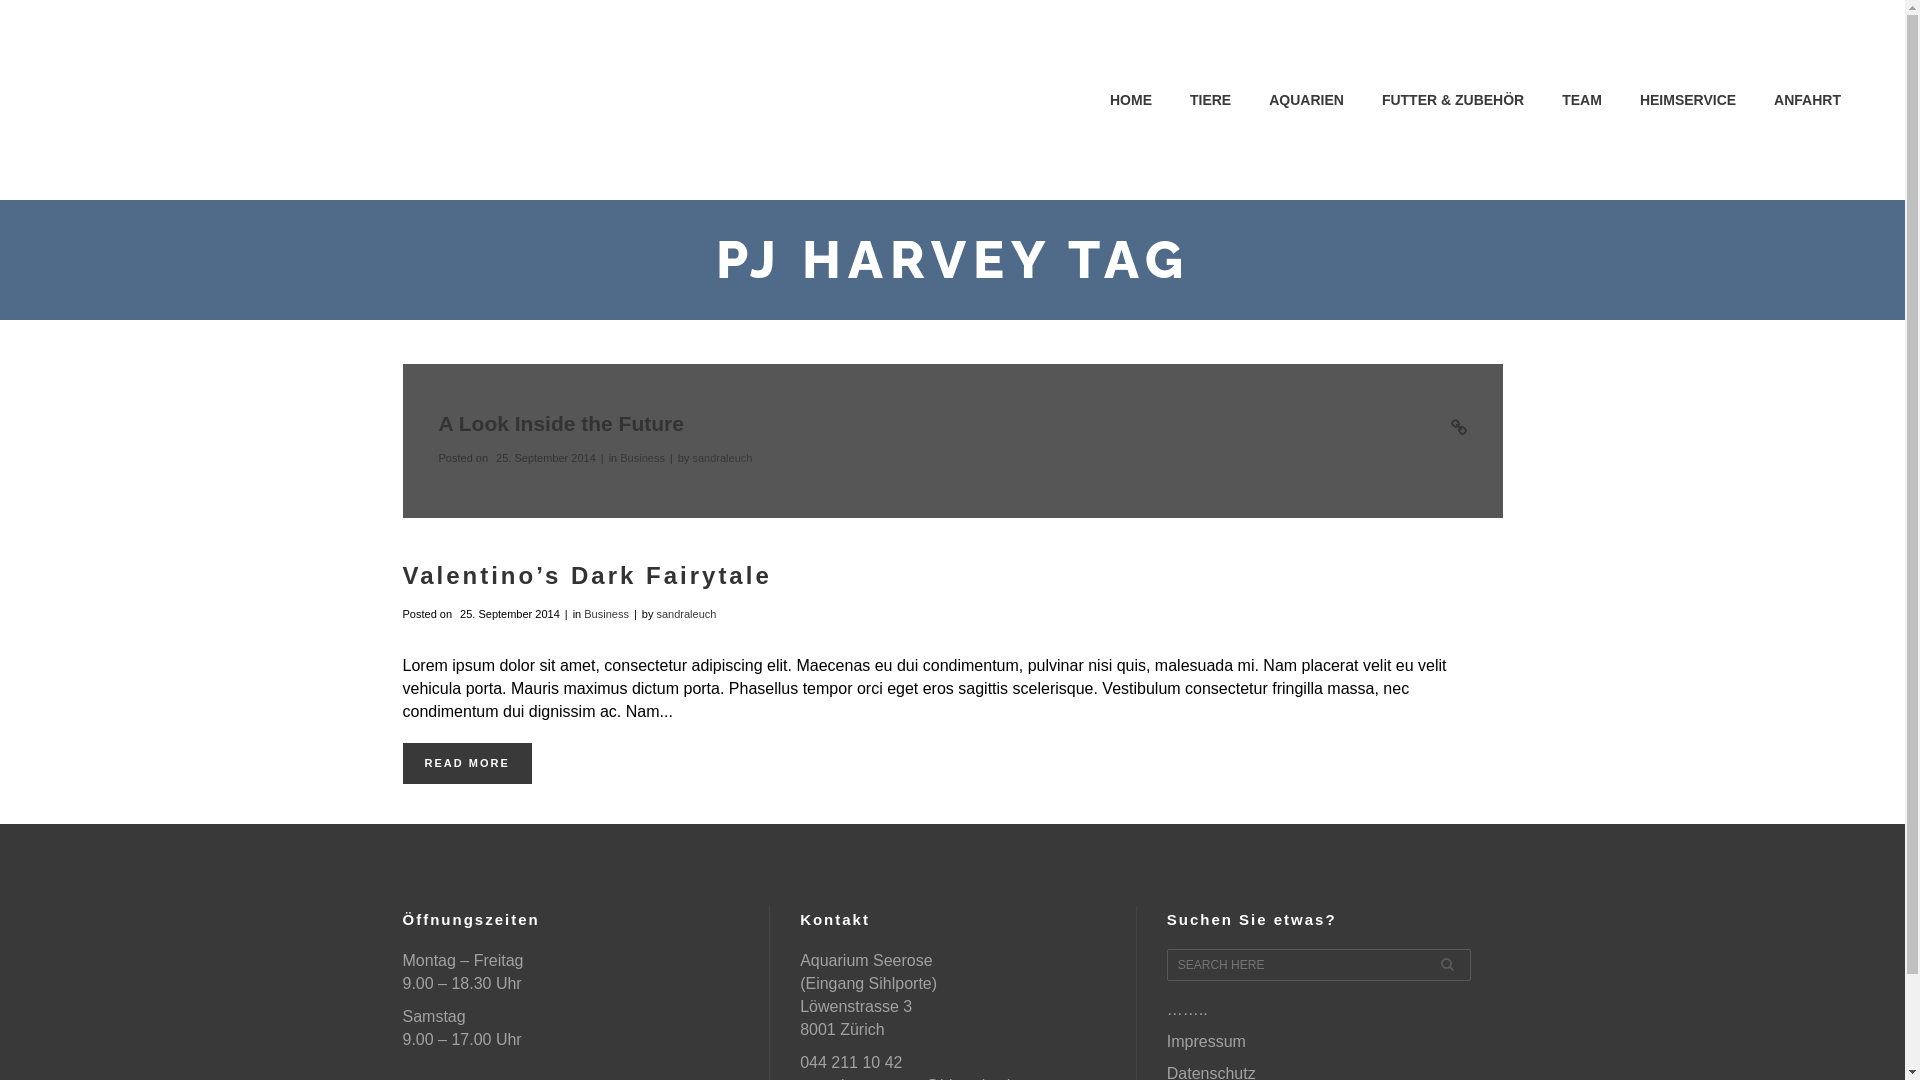 The image size is (1920, 1080). Describe the element at coordinates (436, 422) in the screenshot. I see `'A Look Inside the Future'` at that location.